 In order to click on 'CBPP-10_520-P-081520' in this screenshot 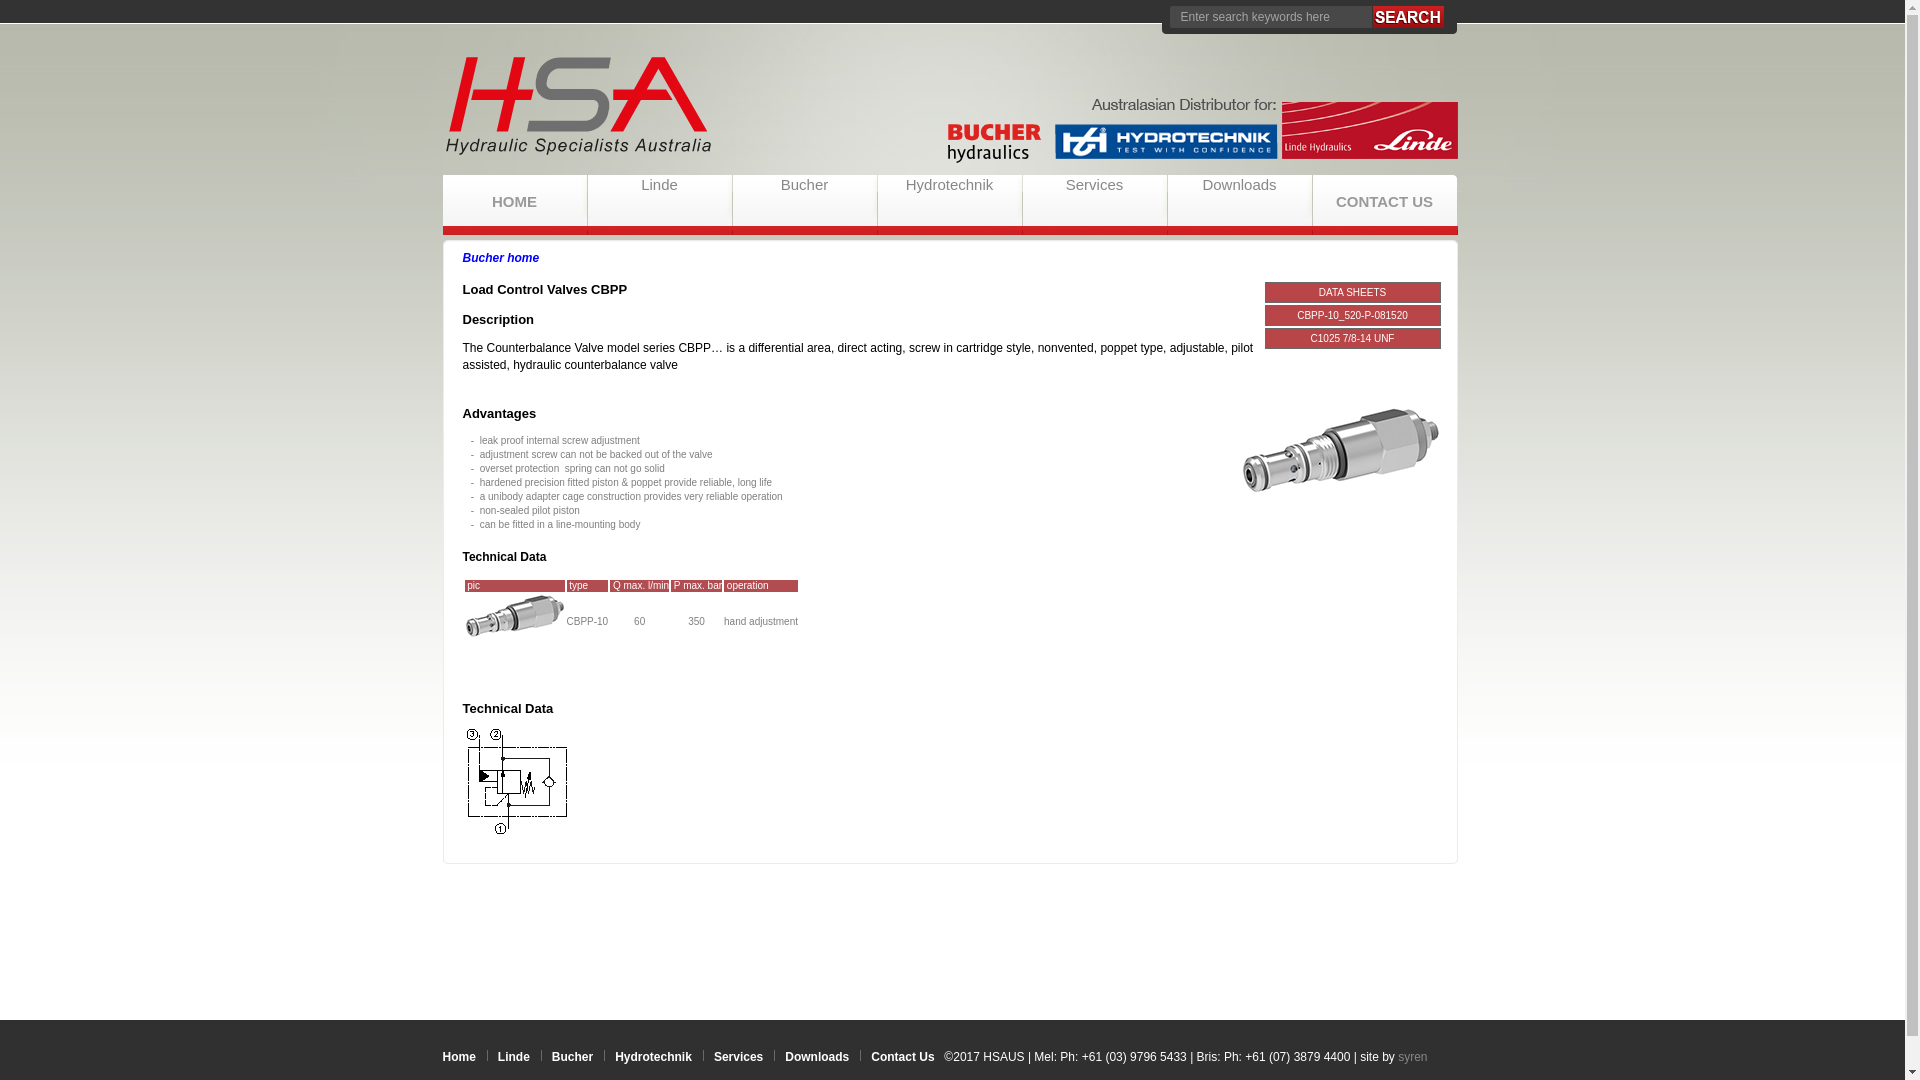, I will do `click(1352, 315)`.